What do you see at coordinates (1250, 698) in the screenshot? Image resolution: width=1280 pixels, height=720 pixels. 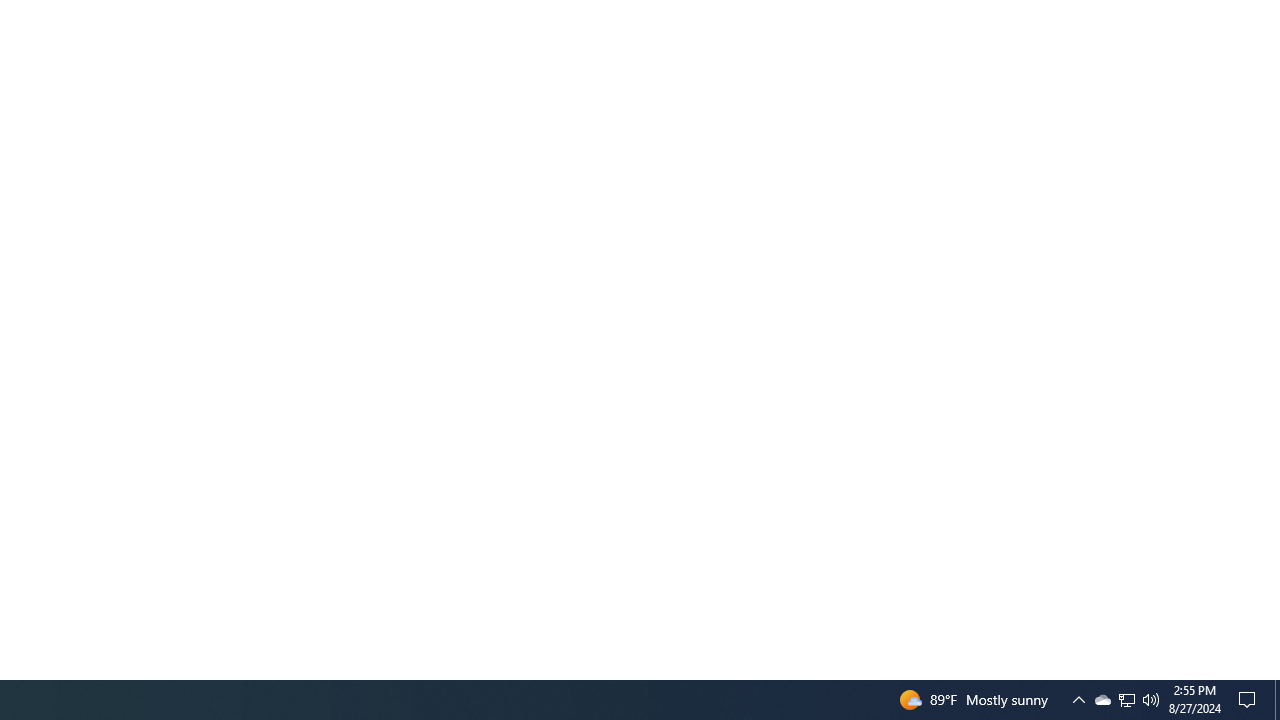 I see `'Action Center, No new notifications'` at bounding box center [1250, 698].